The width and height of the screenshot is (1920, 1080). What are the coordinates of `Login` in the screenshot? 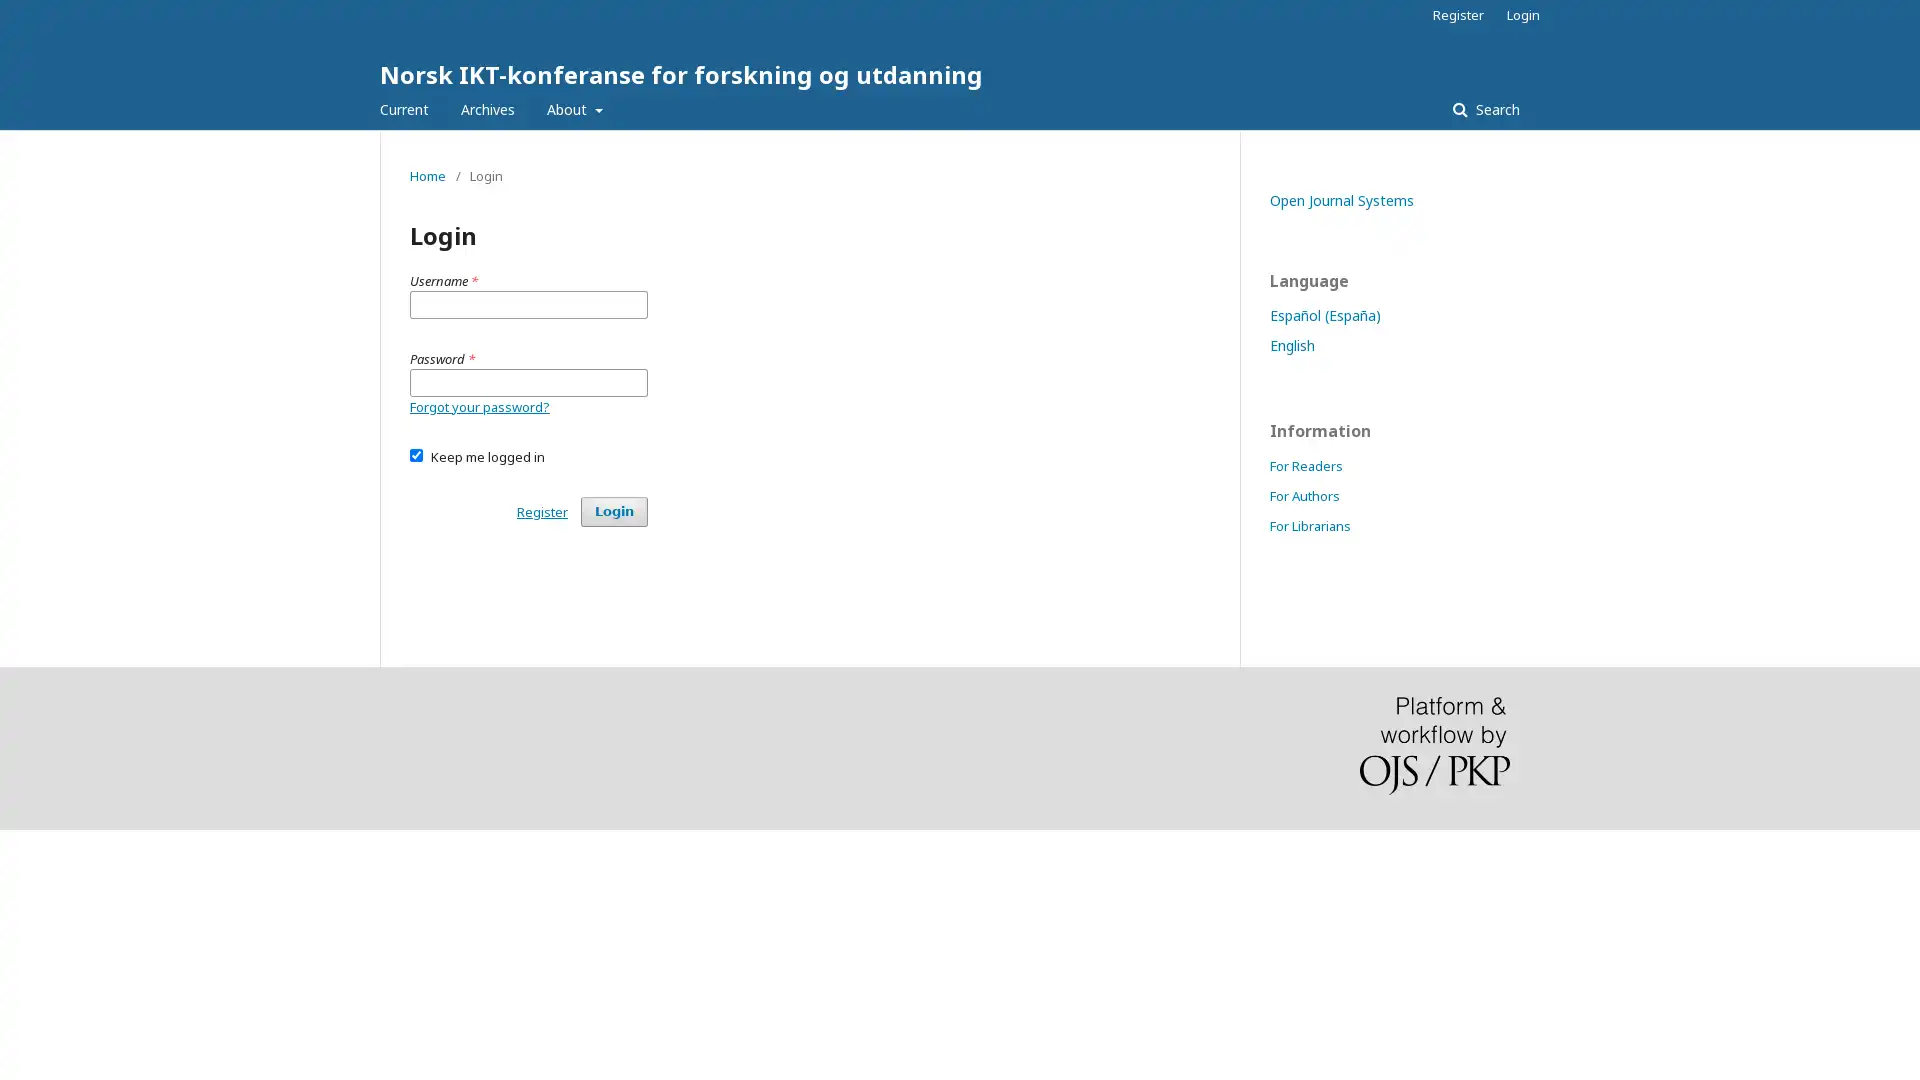 It's located at (613, 511).